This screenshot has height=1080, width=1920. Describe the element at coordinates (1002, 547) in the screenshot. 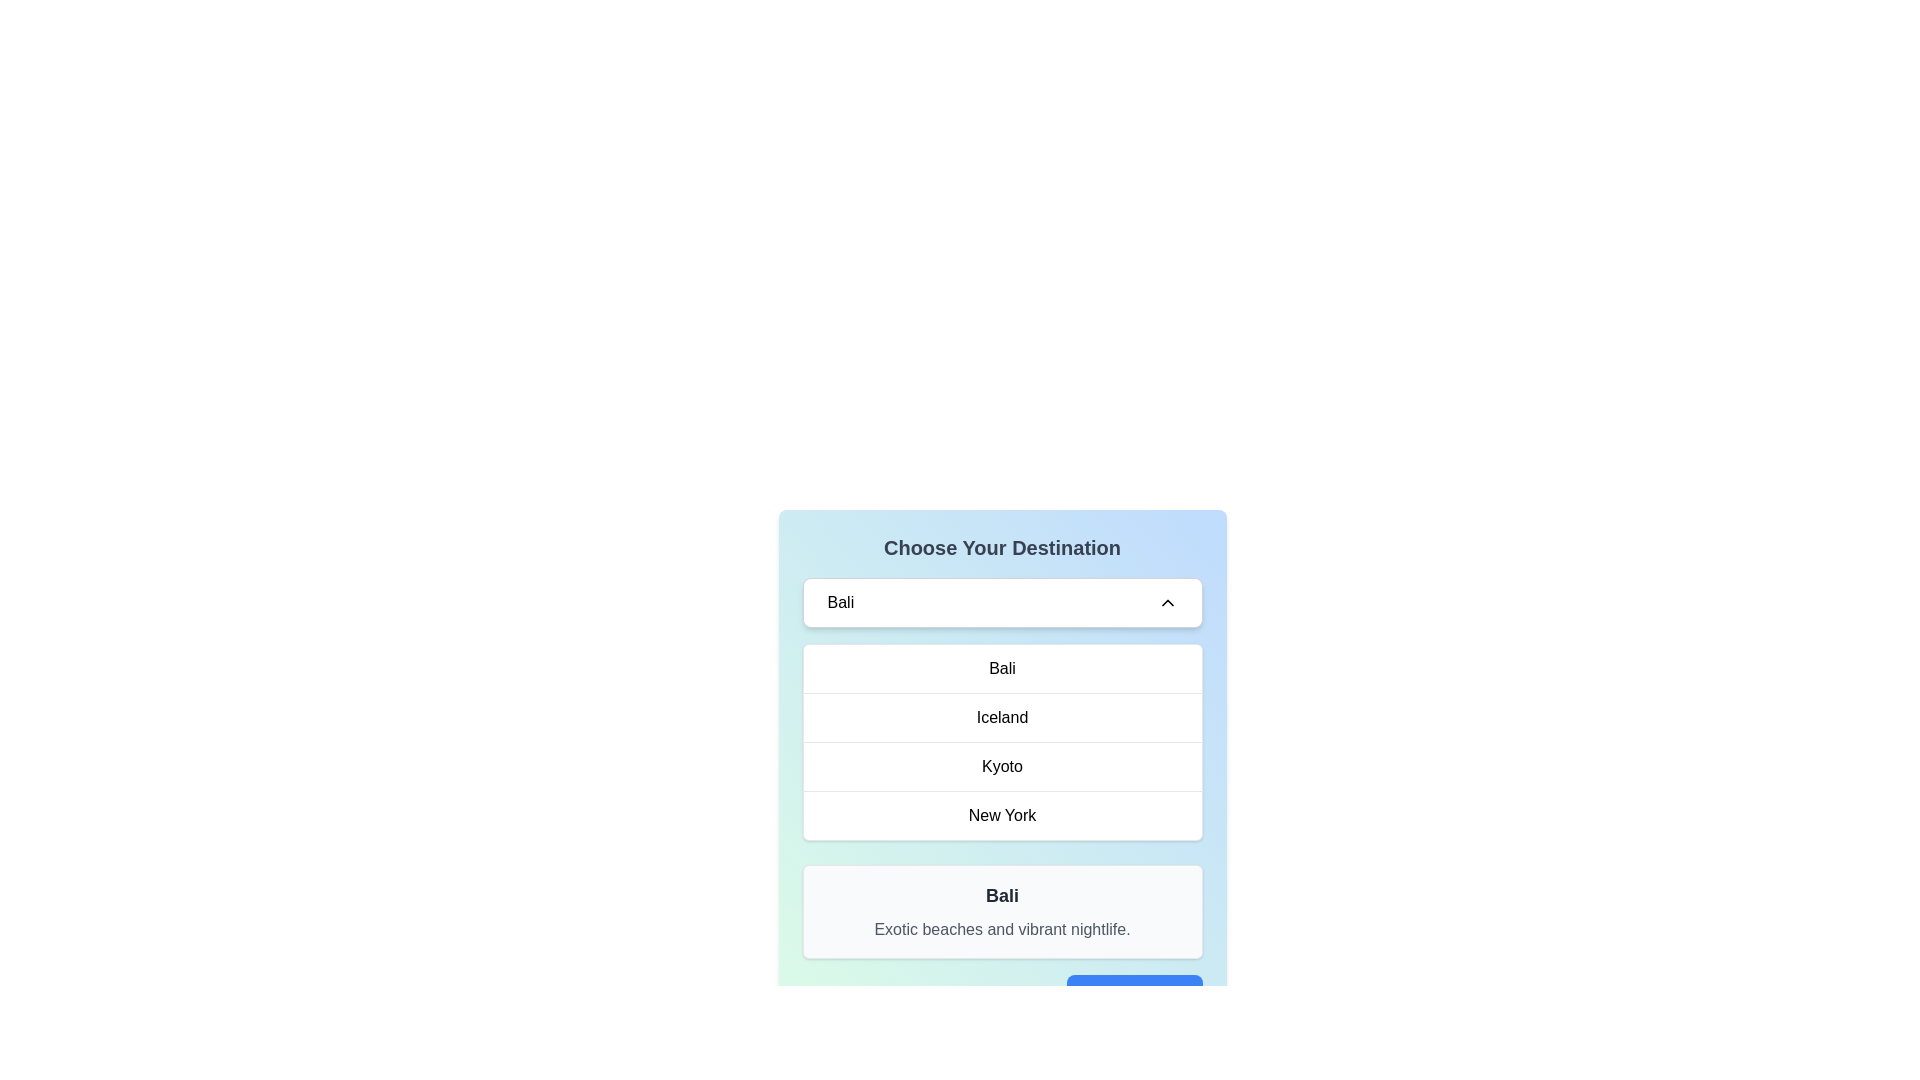

I see `the title text element, which serves` at that location.